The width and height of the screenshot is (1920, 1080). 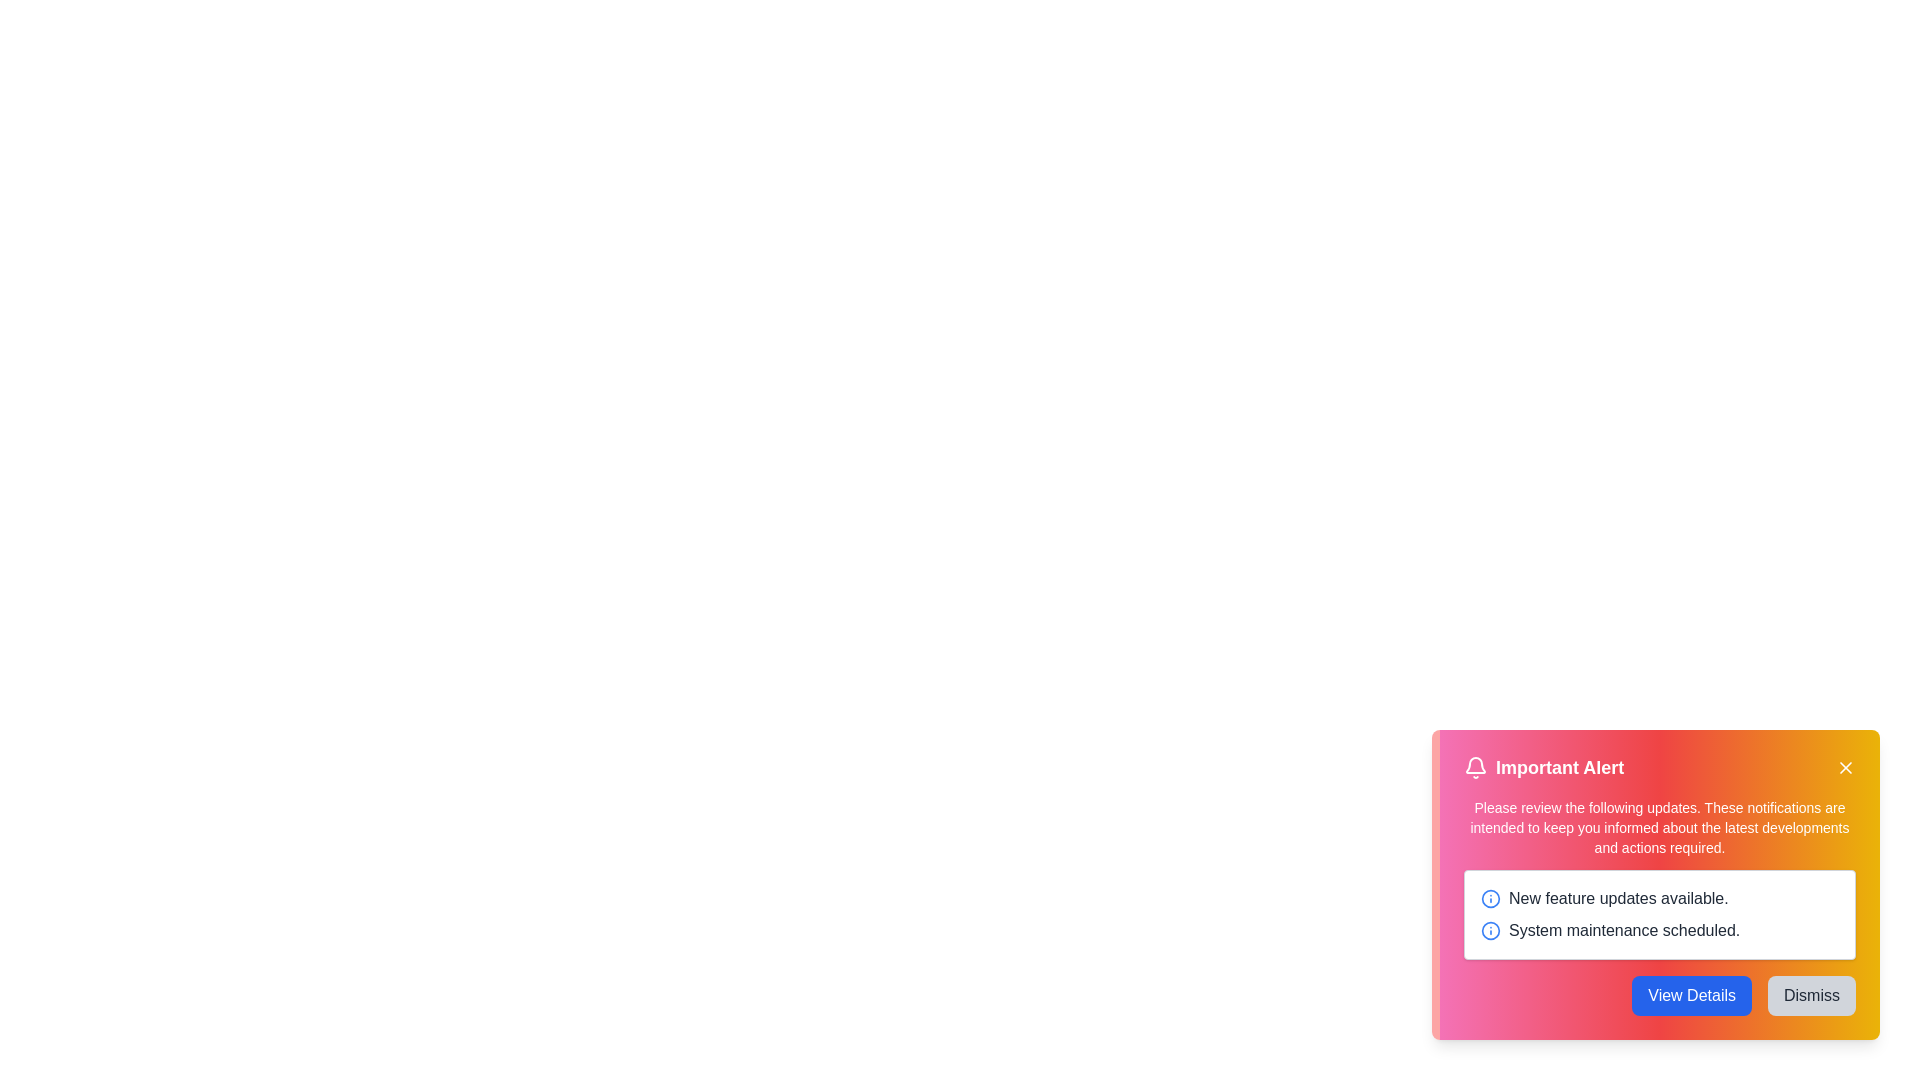 I want to click on the 'View Details' button to view the details of the alert, so click(x=1690, y=995).